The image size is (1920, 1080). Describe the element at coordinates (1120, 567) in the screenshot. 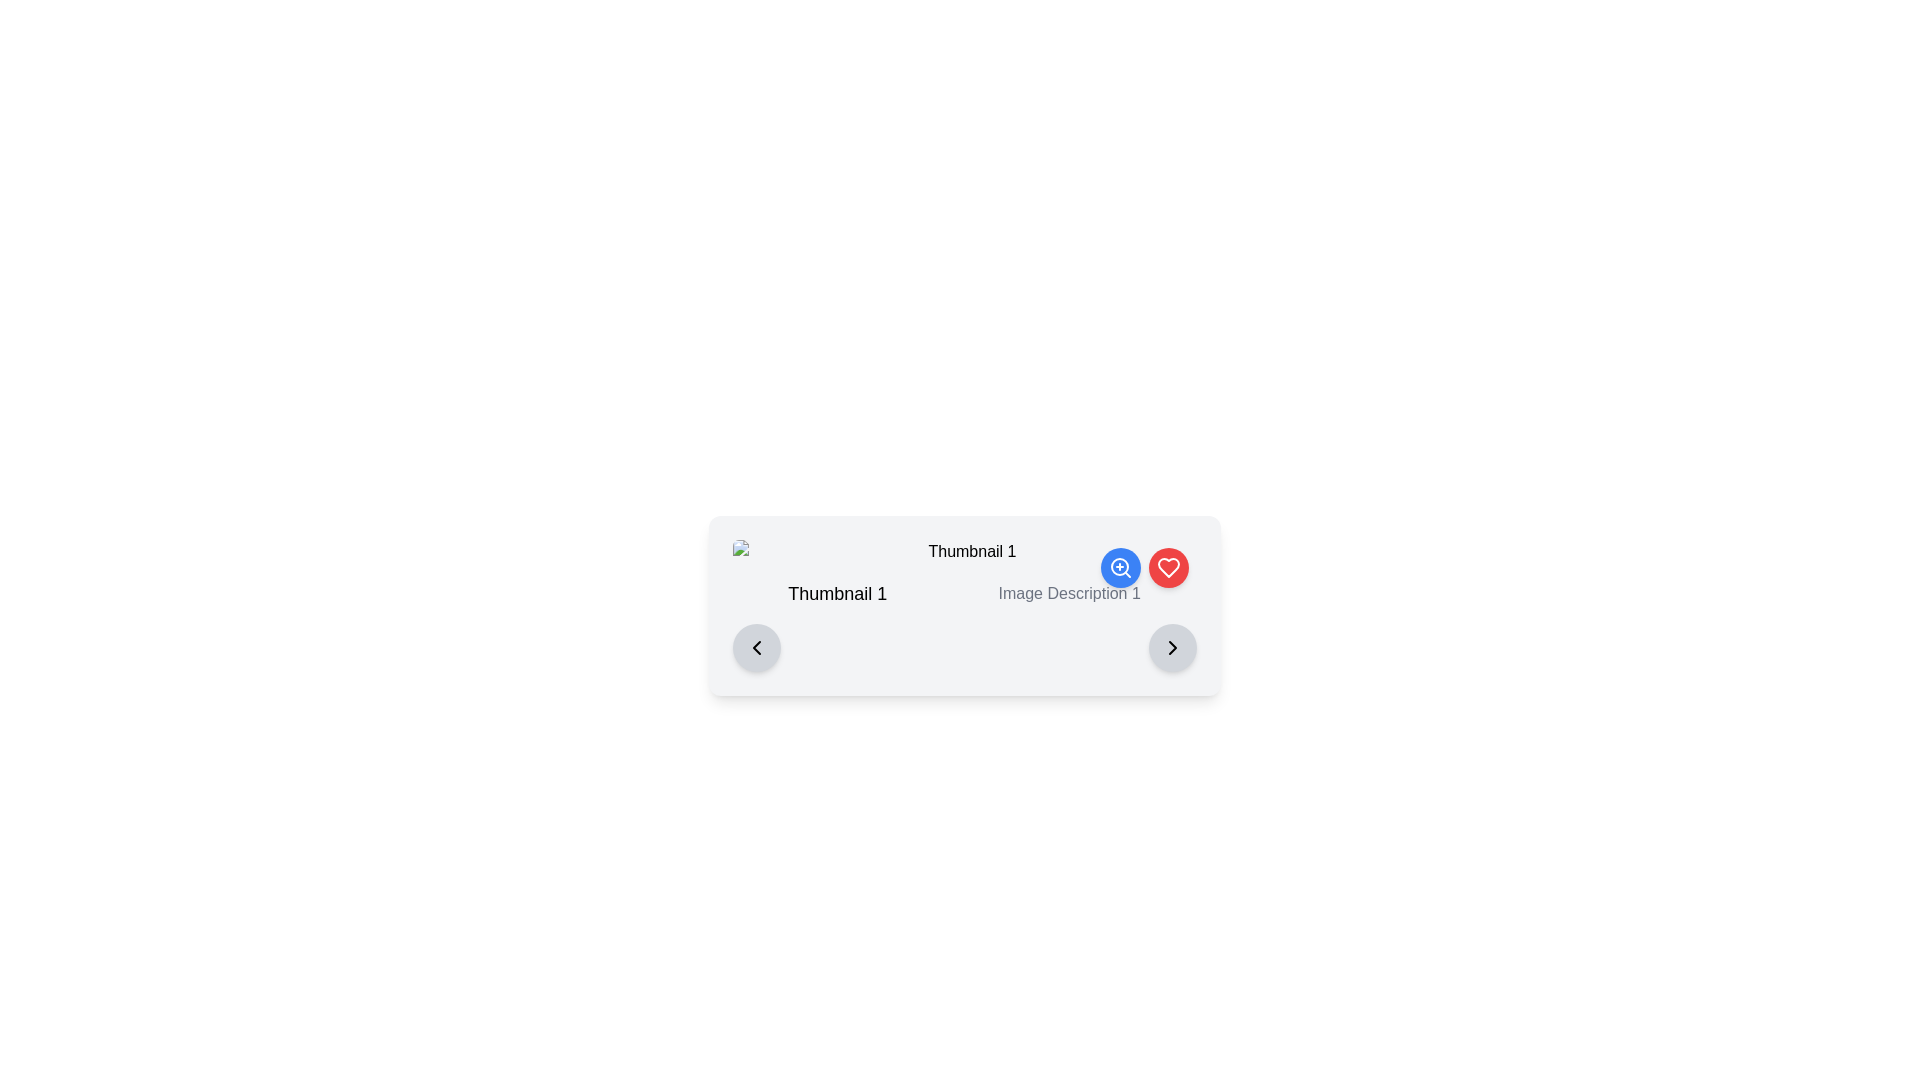

I see `the blue circular button with a magnifying glass and plus sign icon to zoom in on the image` at that location.